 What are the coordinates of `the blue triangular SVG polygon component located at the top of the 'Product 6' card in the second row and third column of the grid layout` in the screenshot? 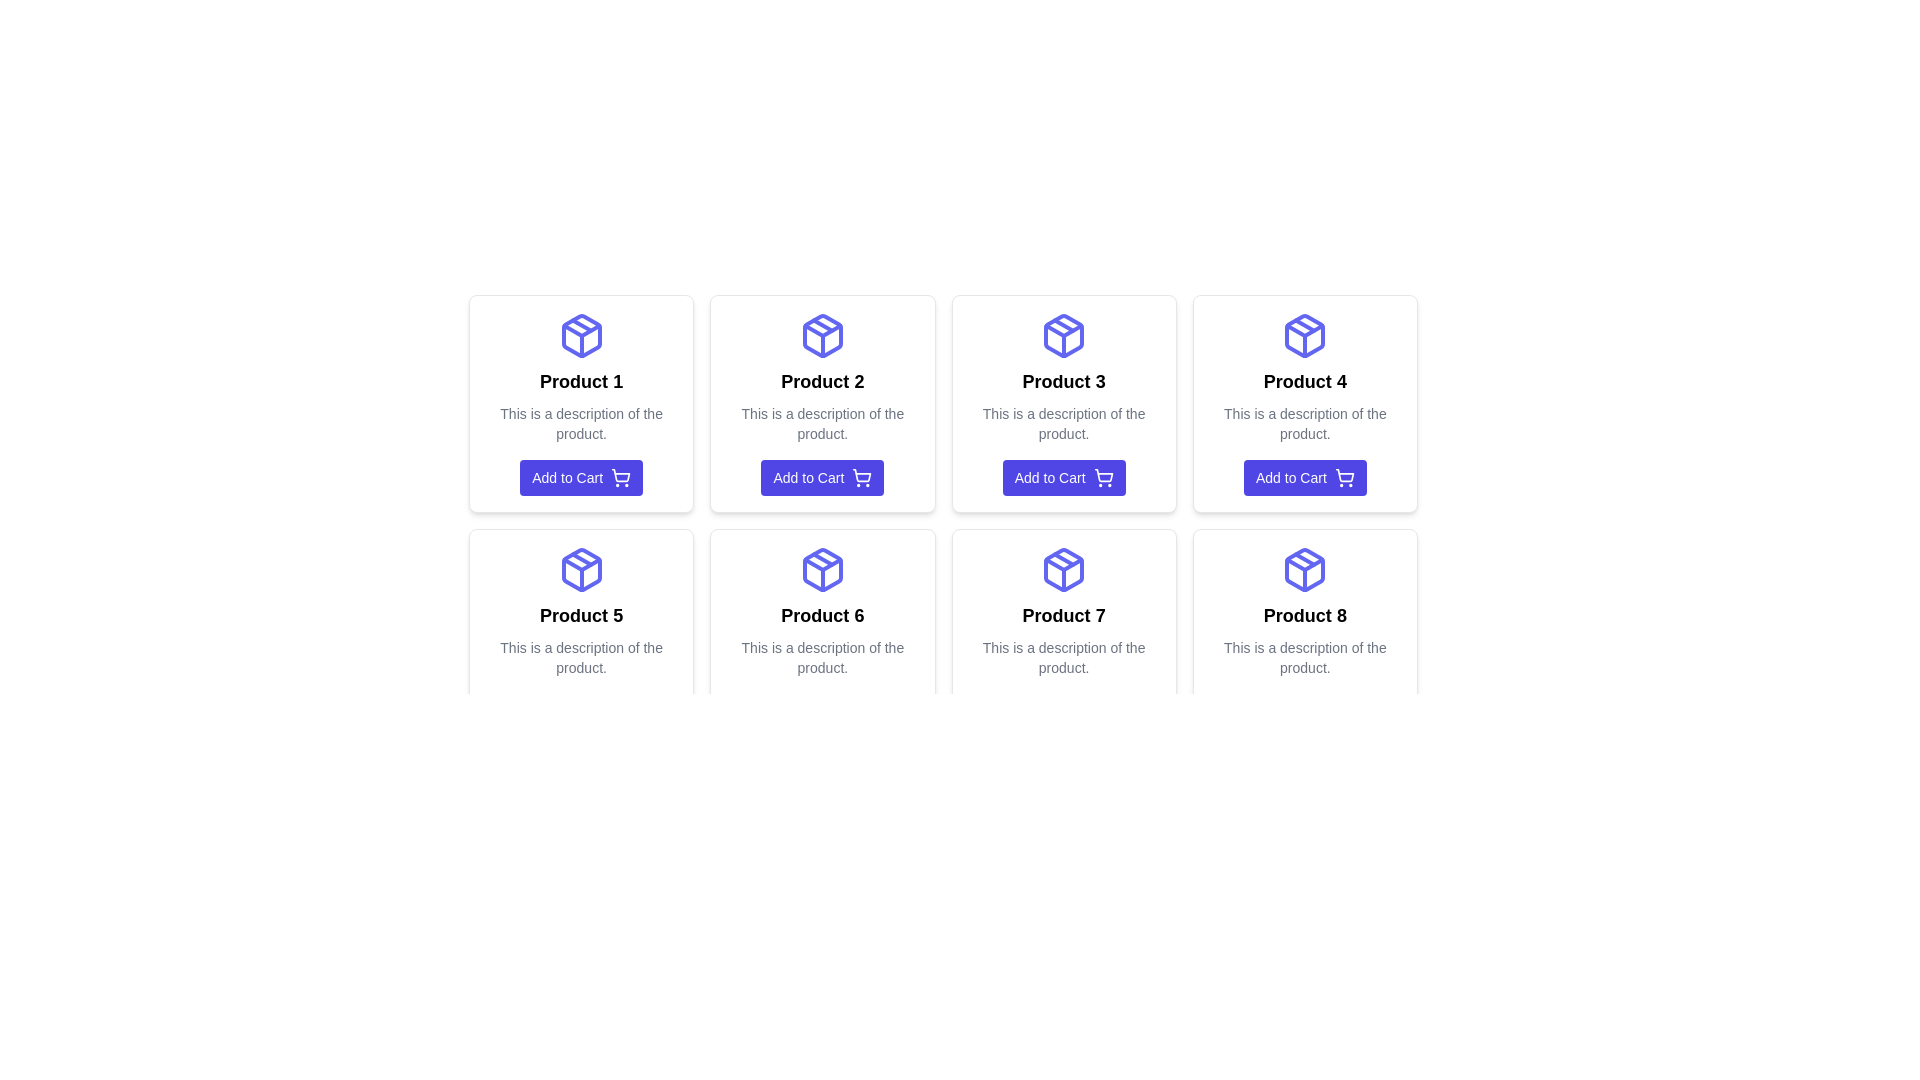 It's located at (822, 564).